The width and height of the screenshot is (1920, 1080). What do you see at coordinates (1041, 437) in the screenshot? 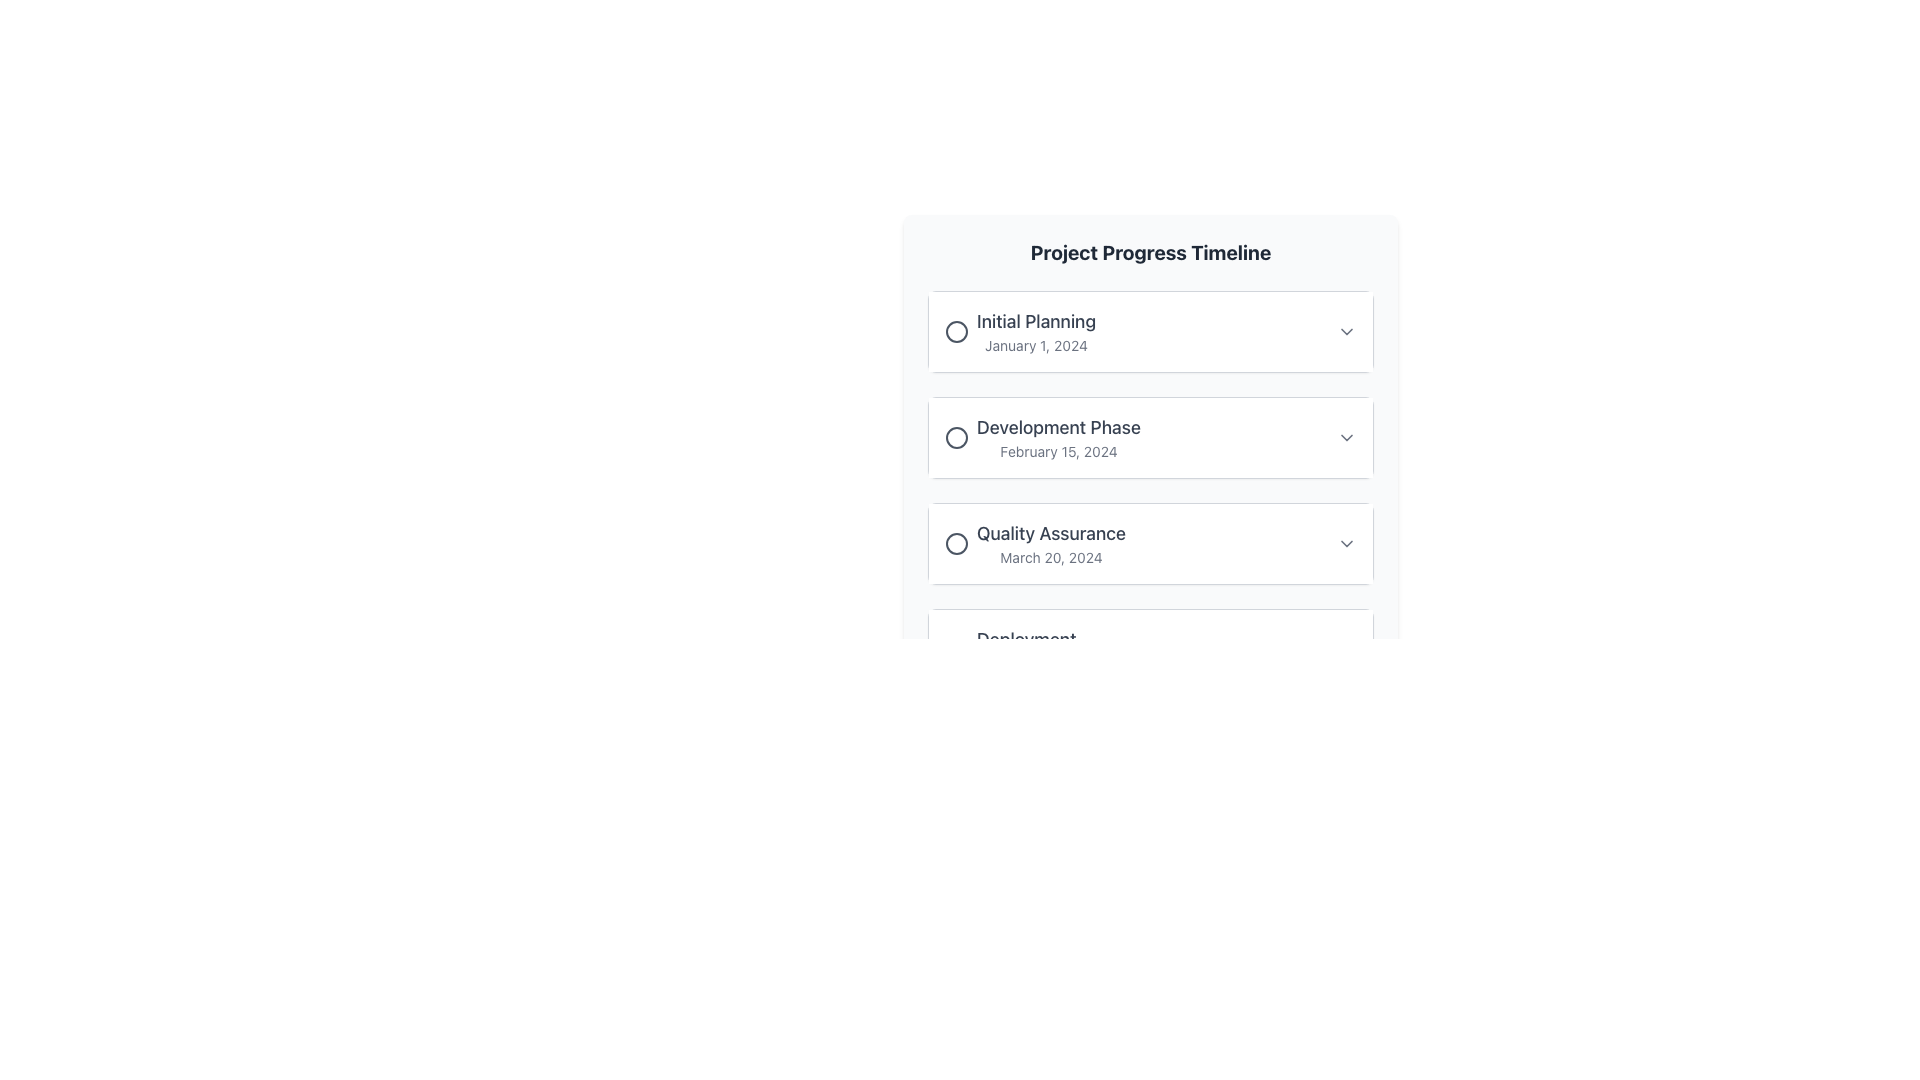
I see `the circular icon of the second list item labeled 'Development Phase' in the 'Project Progress Timeline' section` at bounding box center [1041, 437].